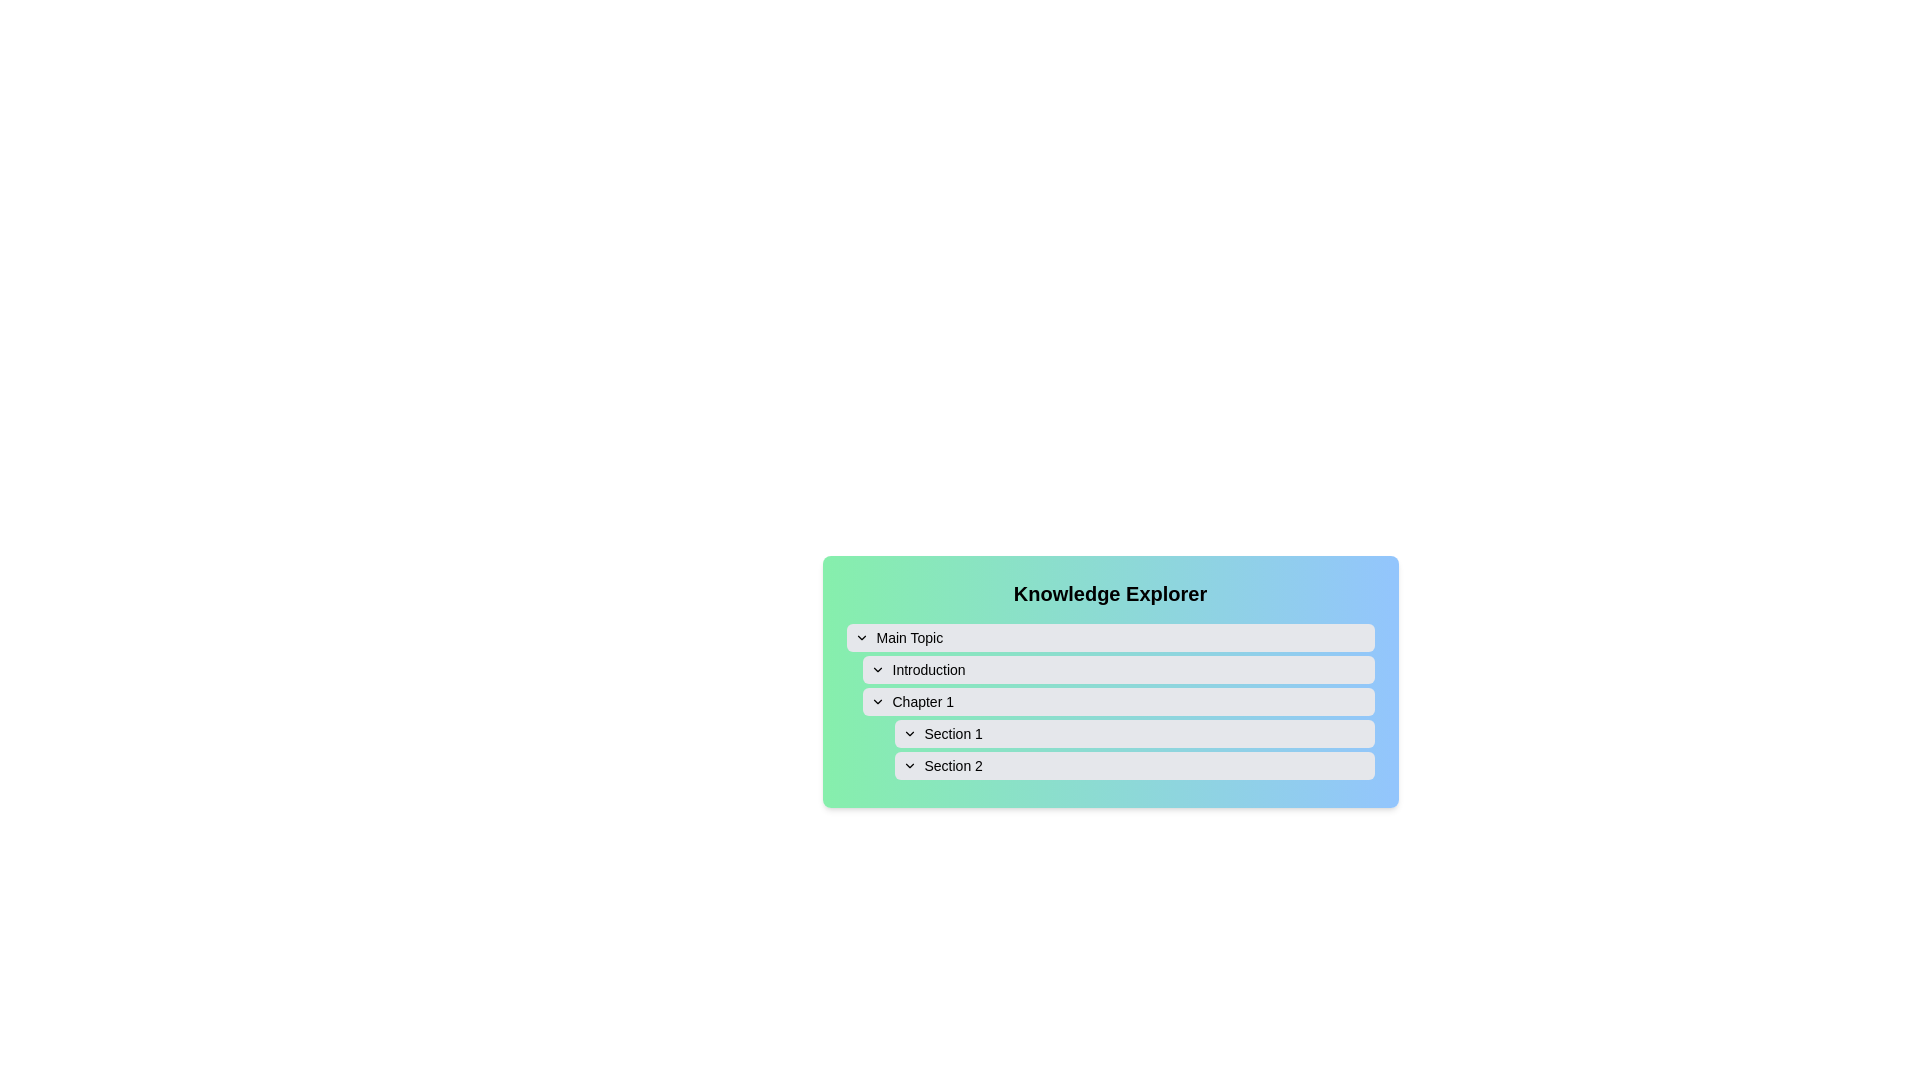  What do you see at coordinates (908, 733) in the screenshot?
I see `the small triangular icon styled as a downwards arrow, located next to the 'Section 1' label` at bounding box center [908, 733].